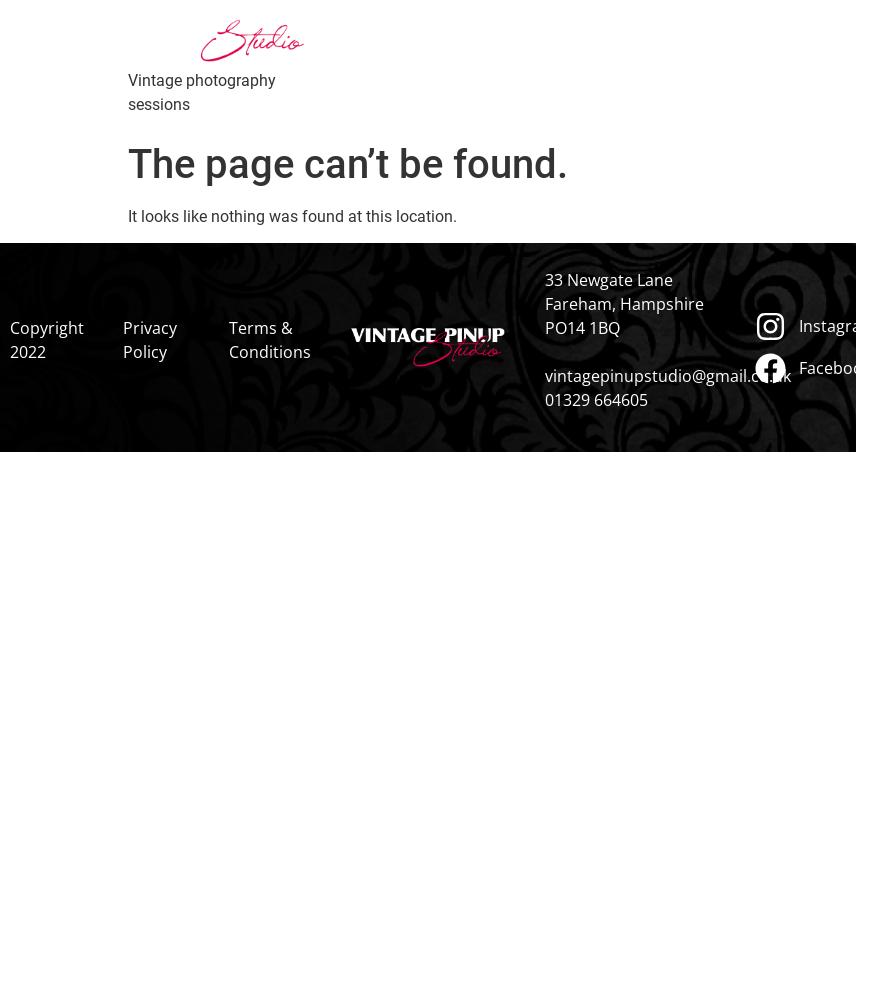 This screenshot has width=876, height=1000. I want to click on 'Terms & Conditions', so click(268, 339).